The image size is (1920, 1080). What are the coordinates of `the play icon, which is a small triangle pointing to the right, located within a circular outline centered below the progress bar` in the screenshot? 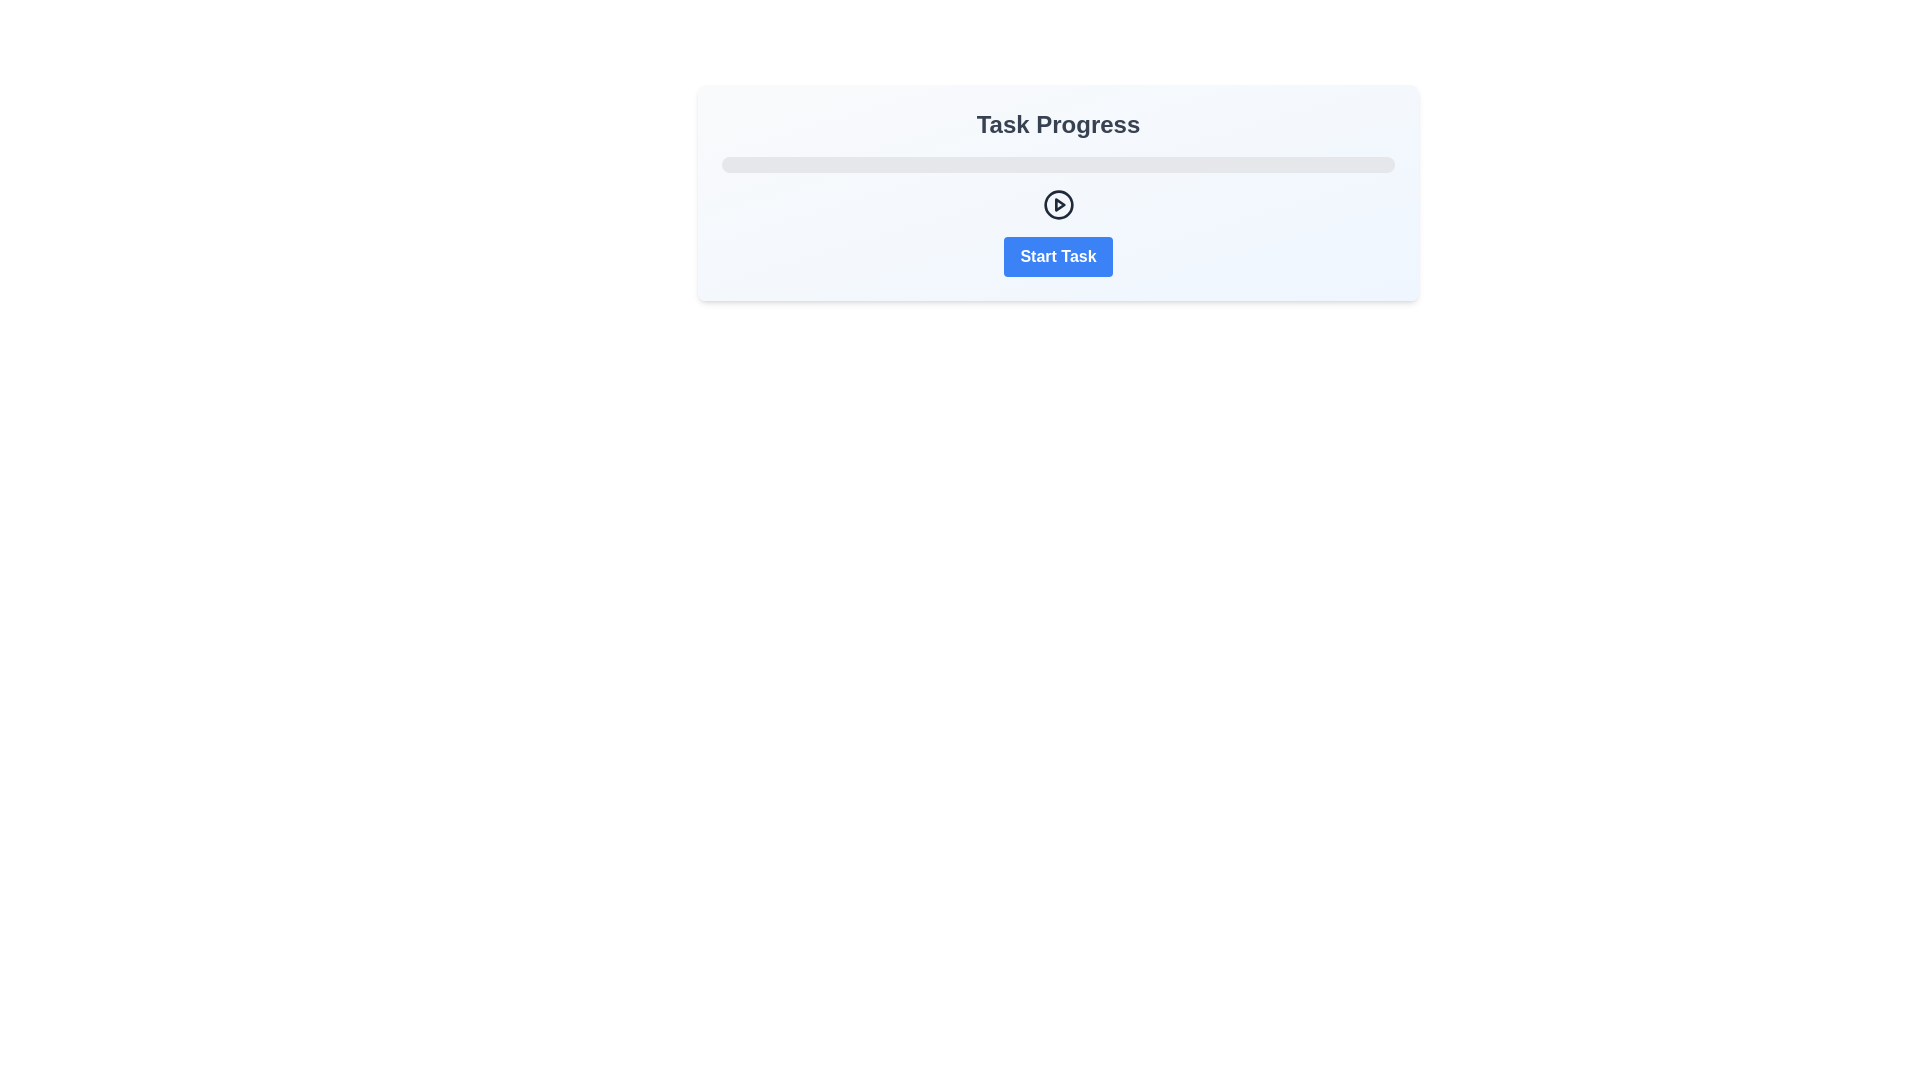 It's located at (1058, 204).